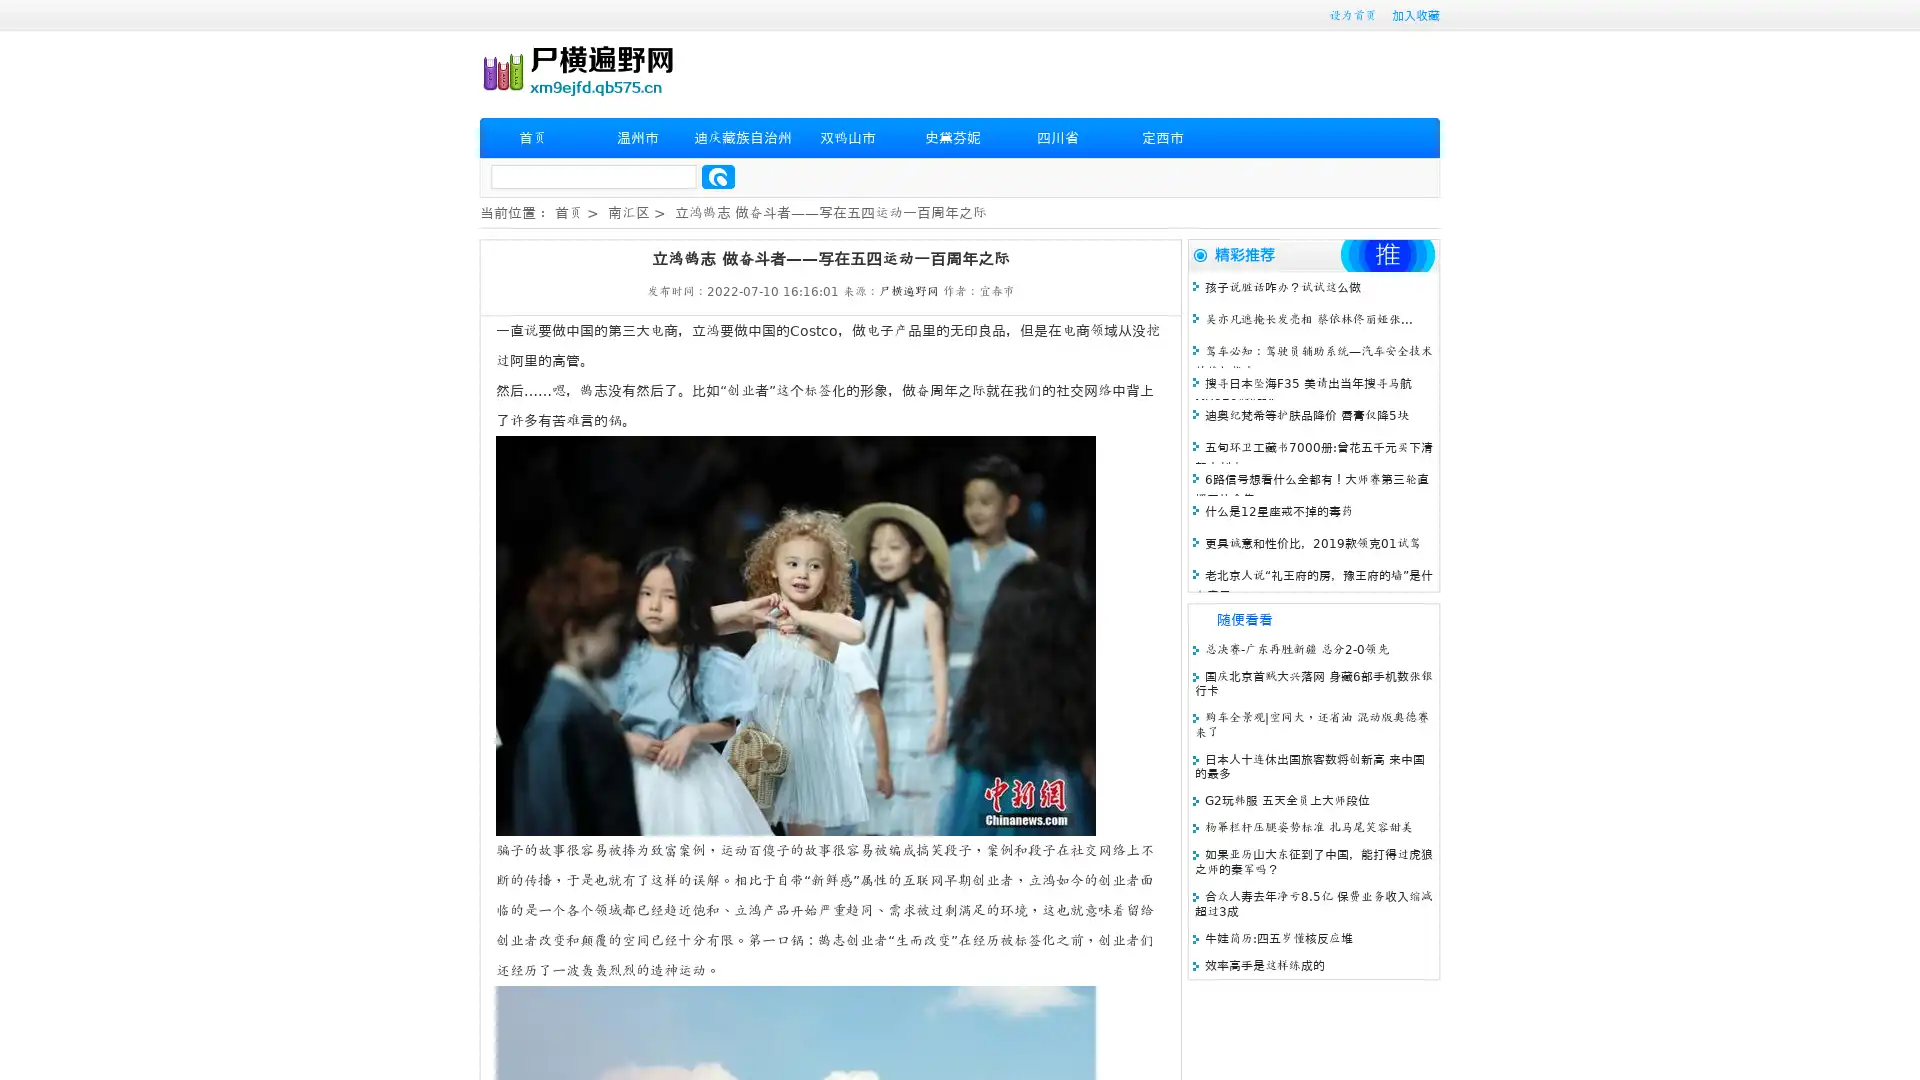  I want to click on Search, so click(718, 176).